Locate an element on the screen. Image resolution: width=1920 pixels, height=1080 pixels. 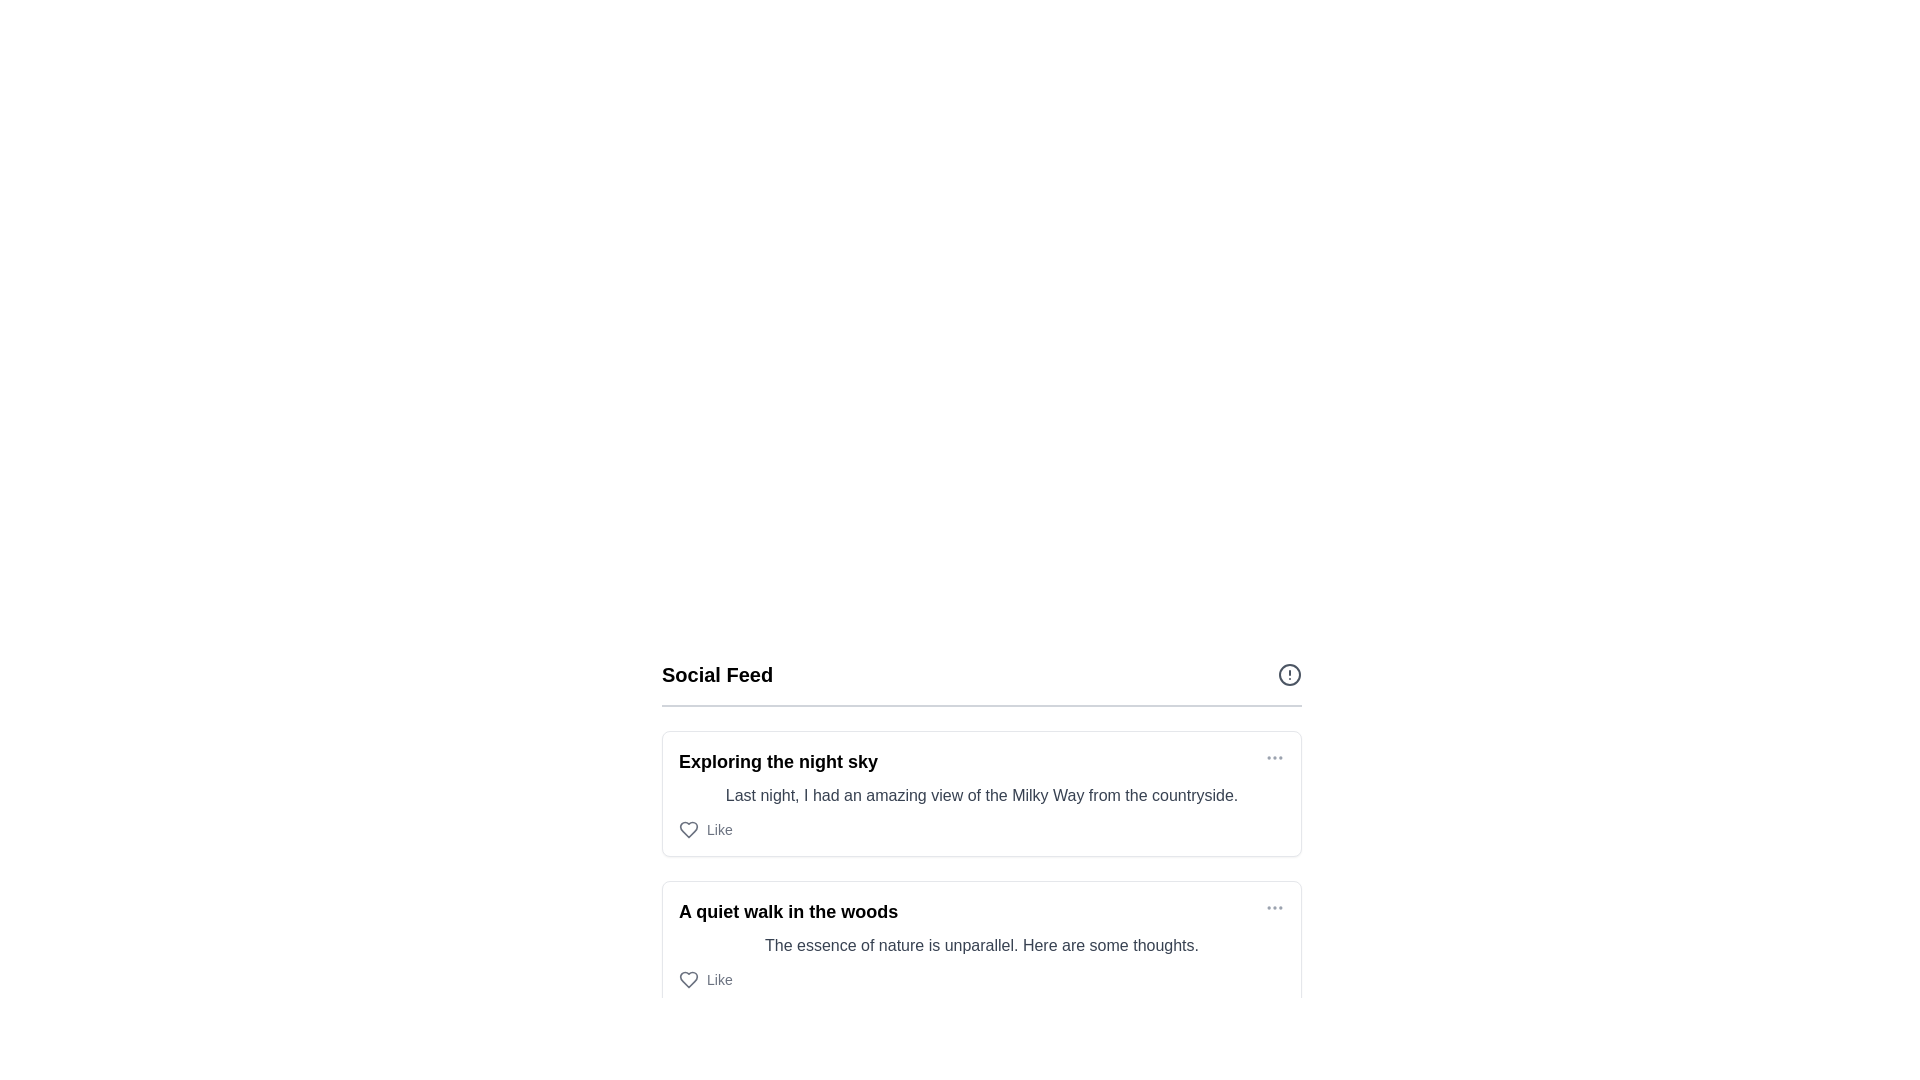
the three-dot vertical ellipsis icon located in the top-right corner of the section titled 'Exploring the night sky' is located at coordinates (1274, 758).